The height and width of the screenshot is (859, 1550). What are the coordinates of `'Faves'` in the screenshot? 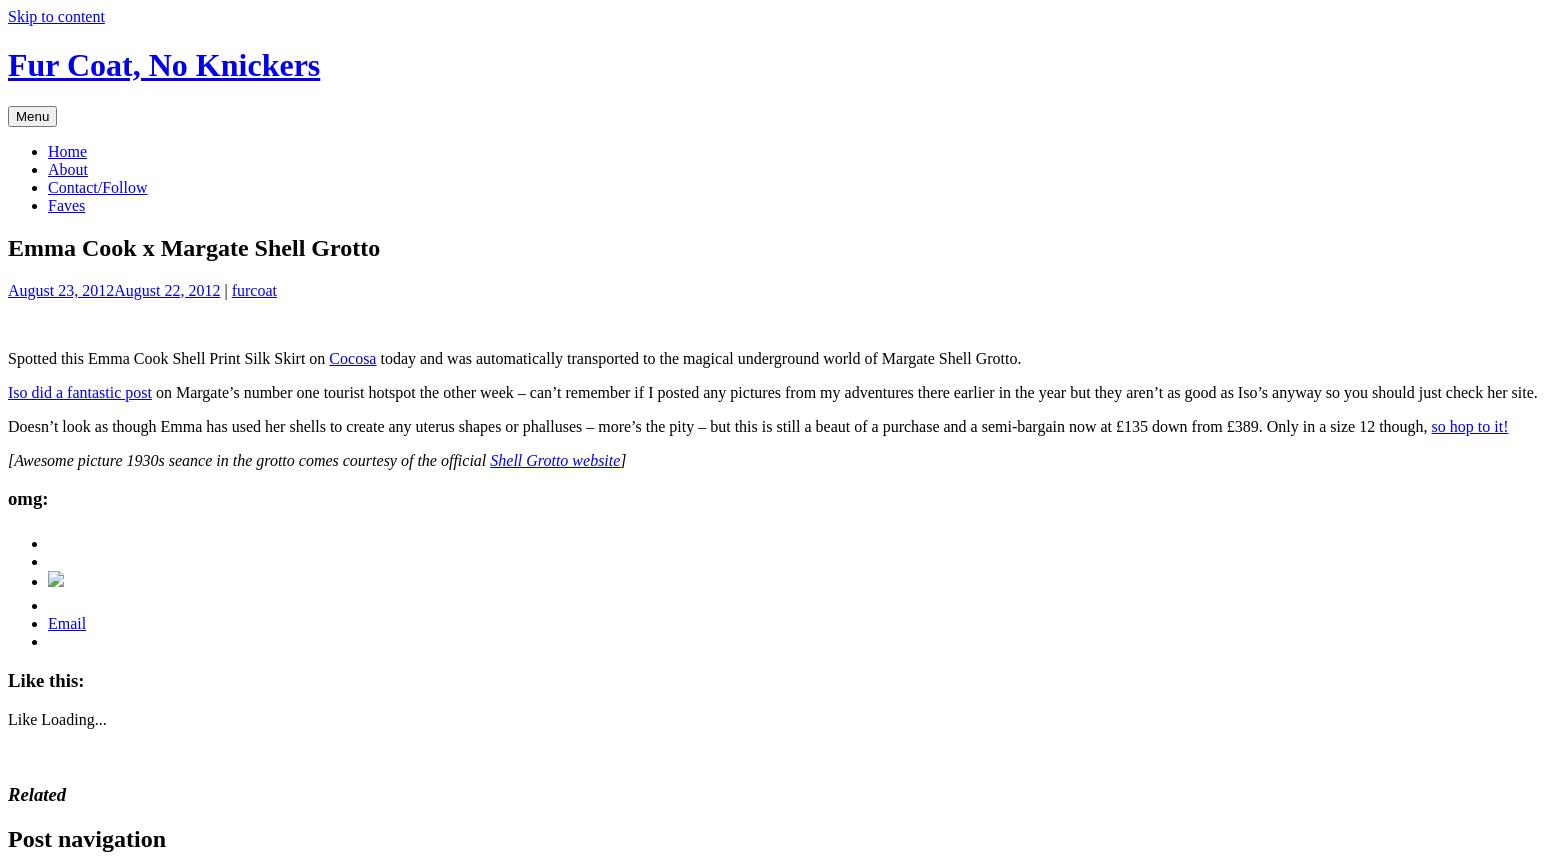 It's located at (65, 204).